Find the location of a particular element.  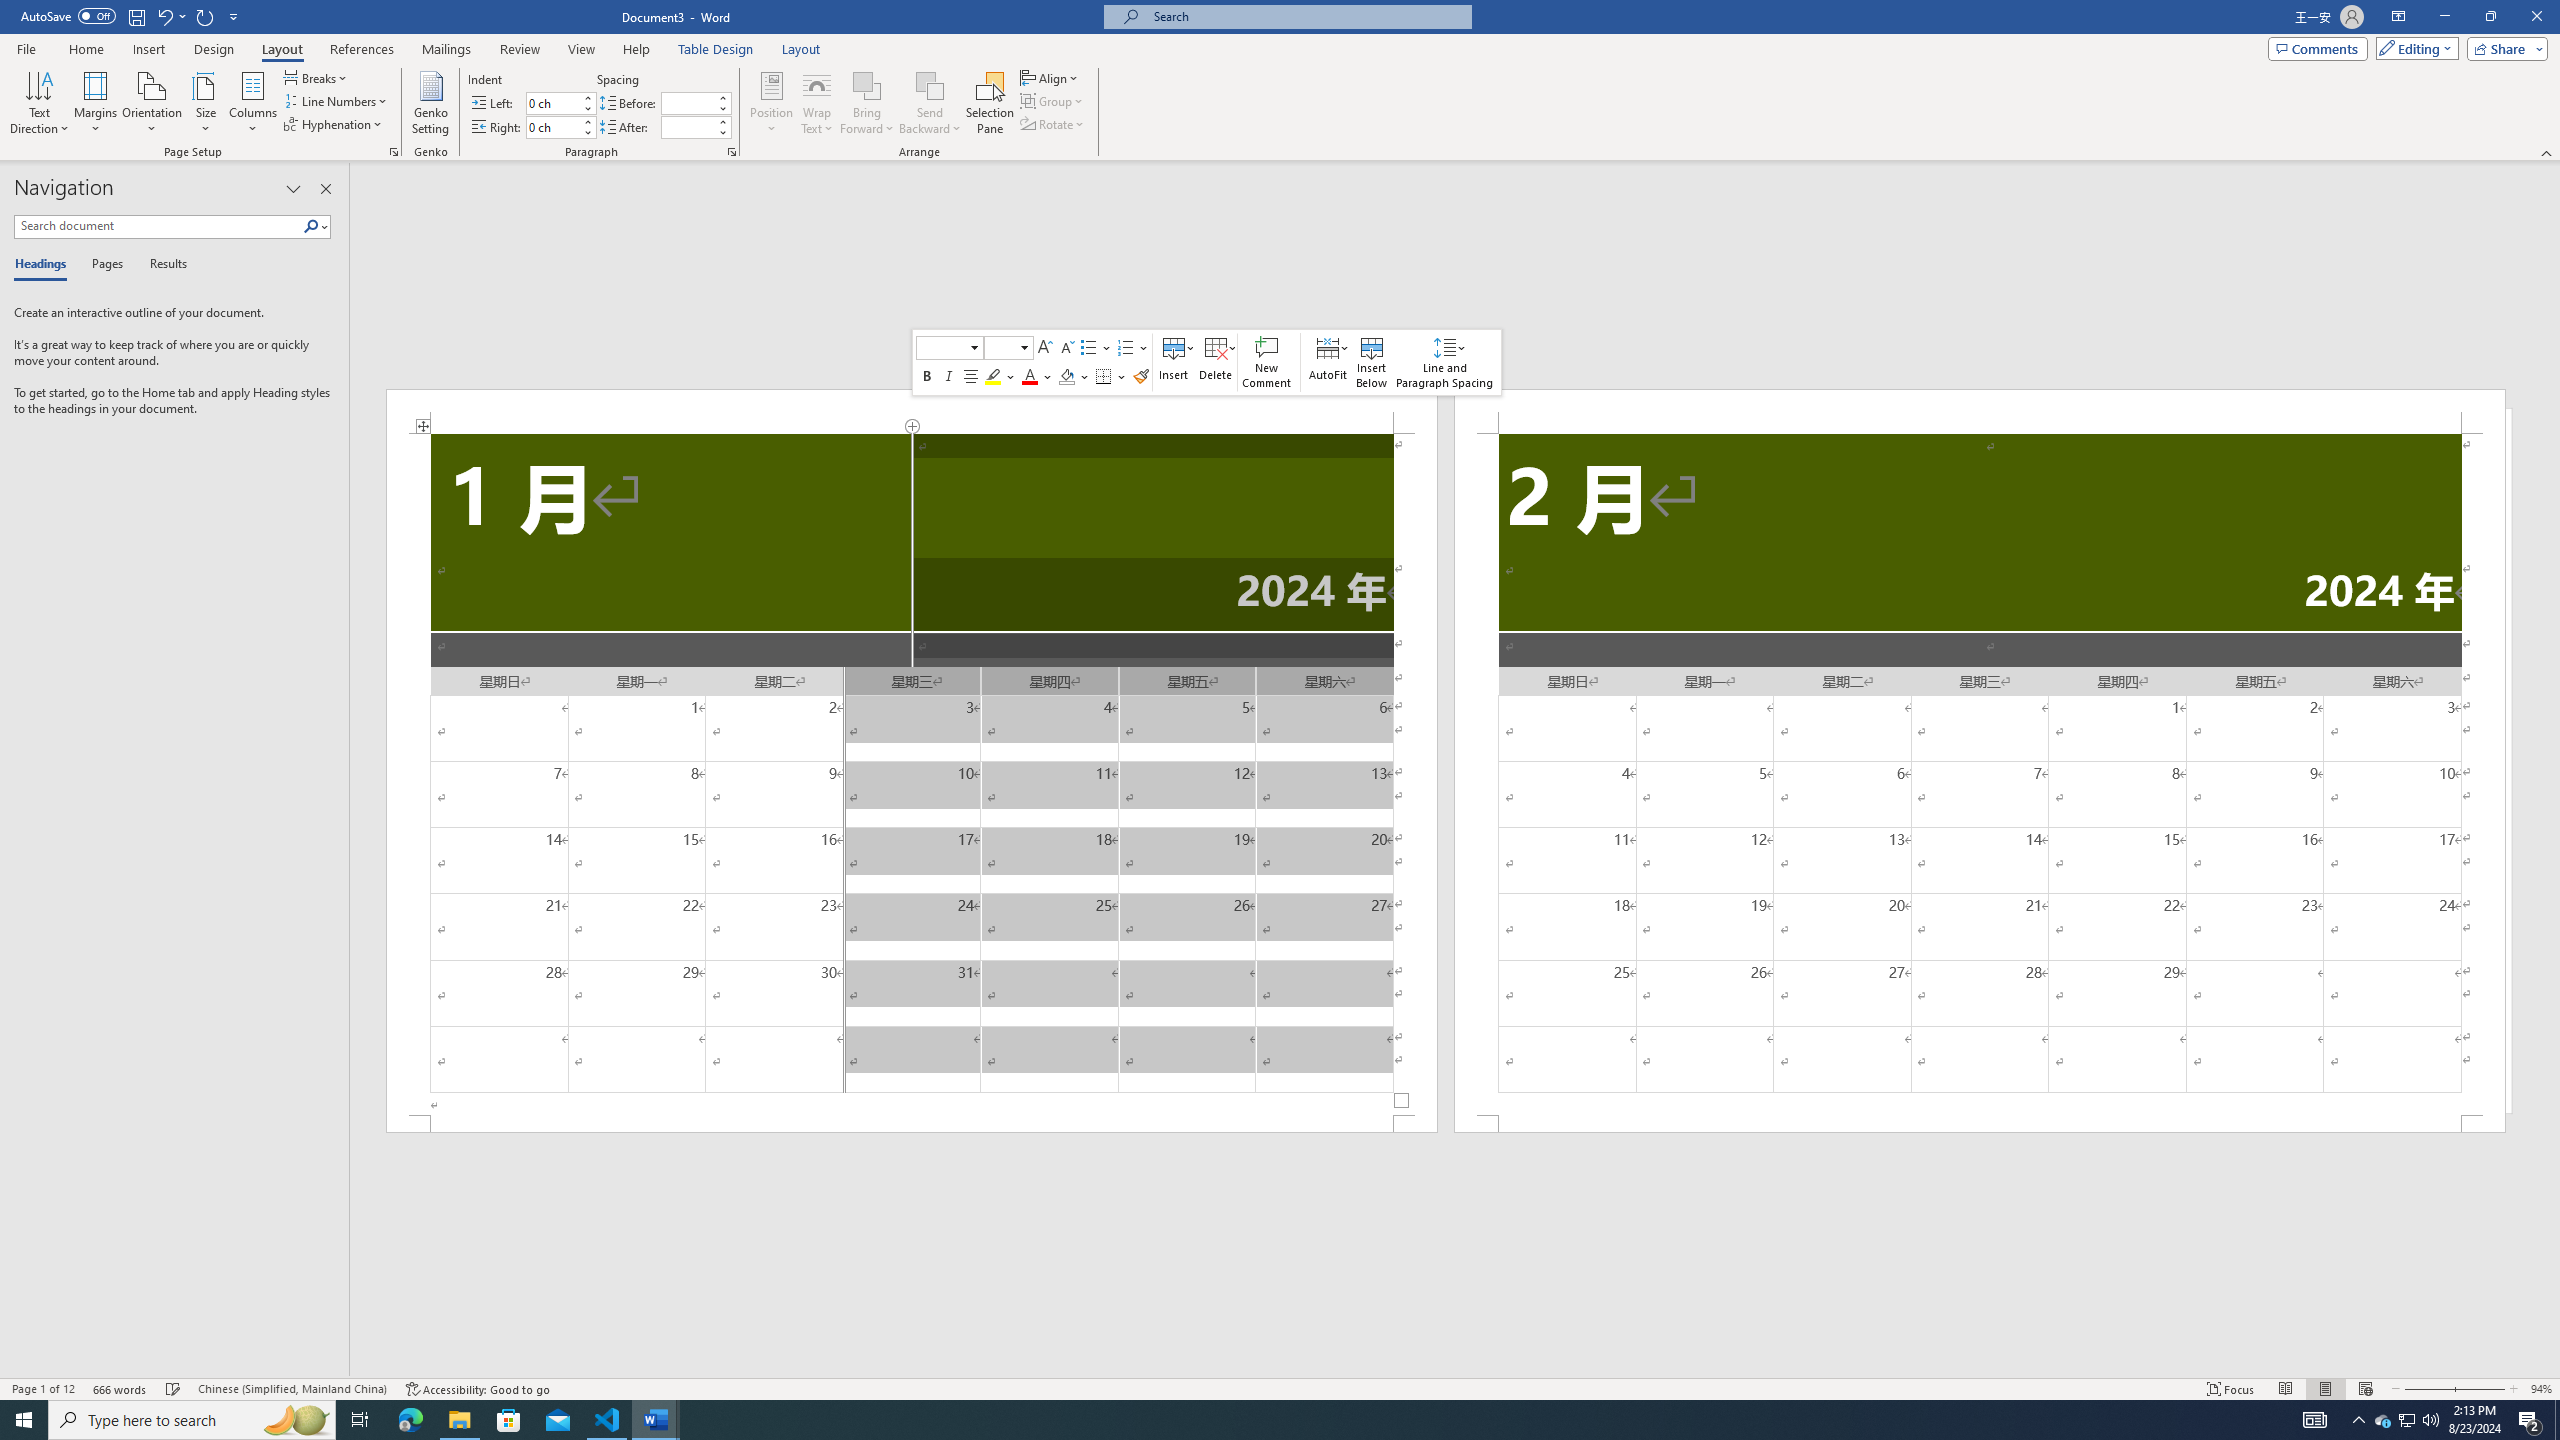

'Genko Setting...' is located at coordinates (431, 103).